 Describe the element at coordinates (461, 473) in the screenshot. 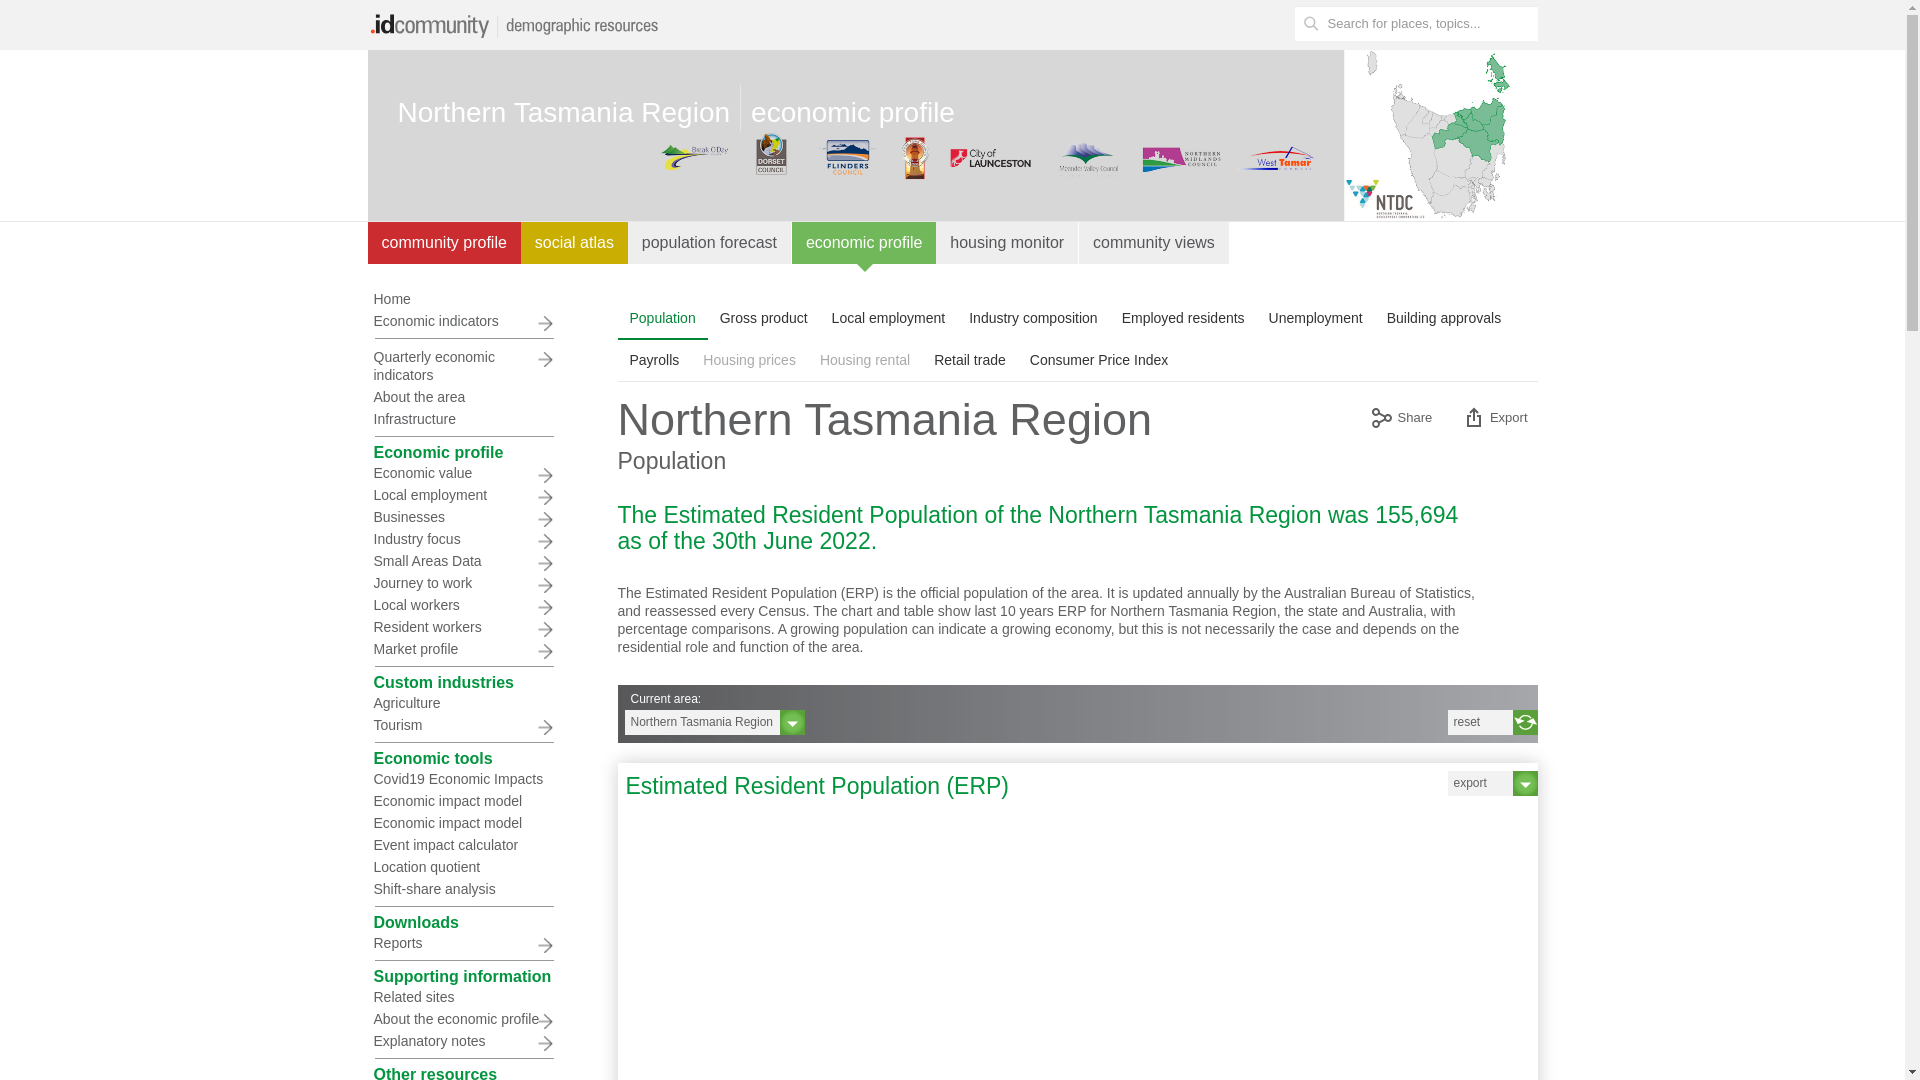

I see `'Economic value` at that location.